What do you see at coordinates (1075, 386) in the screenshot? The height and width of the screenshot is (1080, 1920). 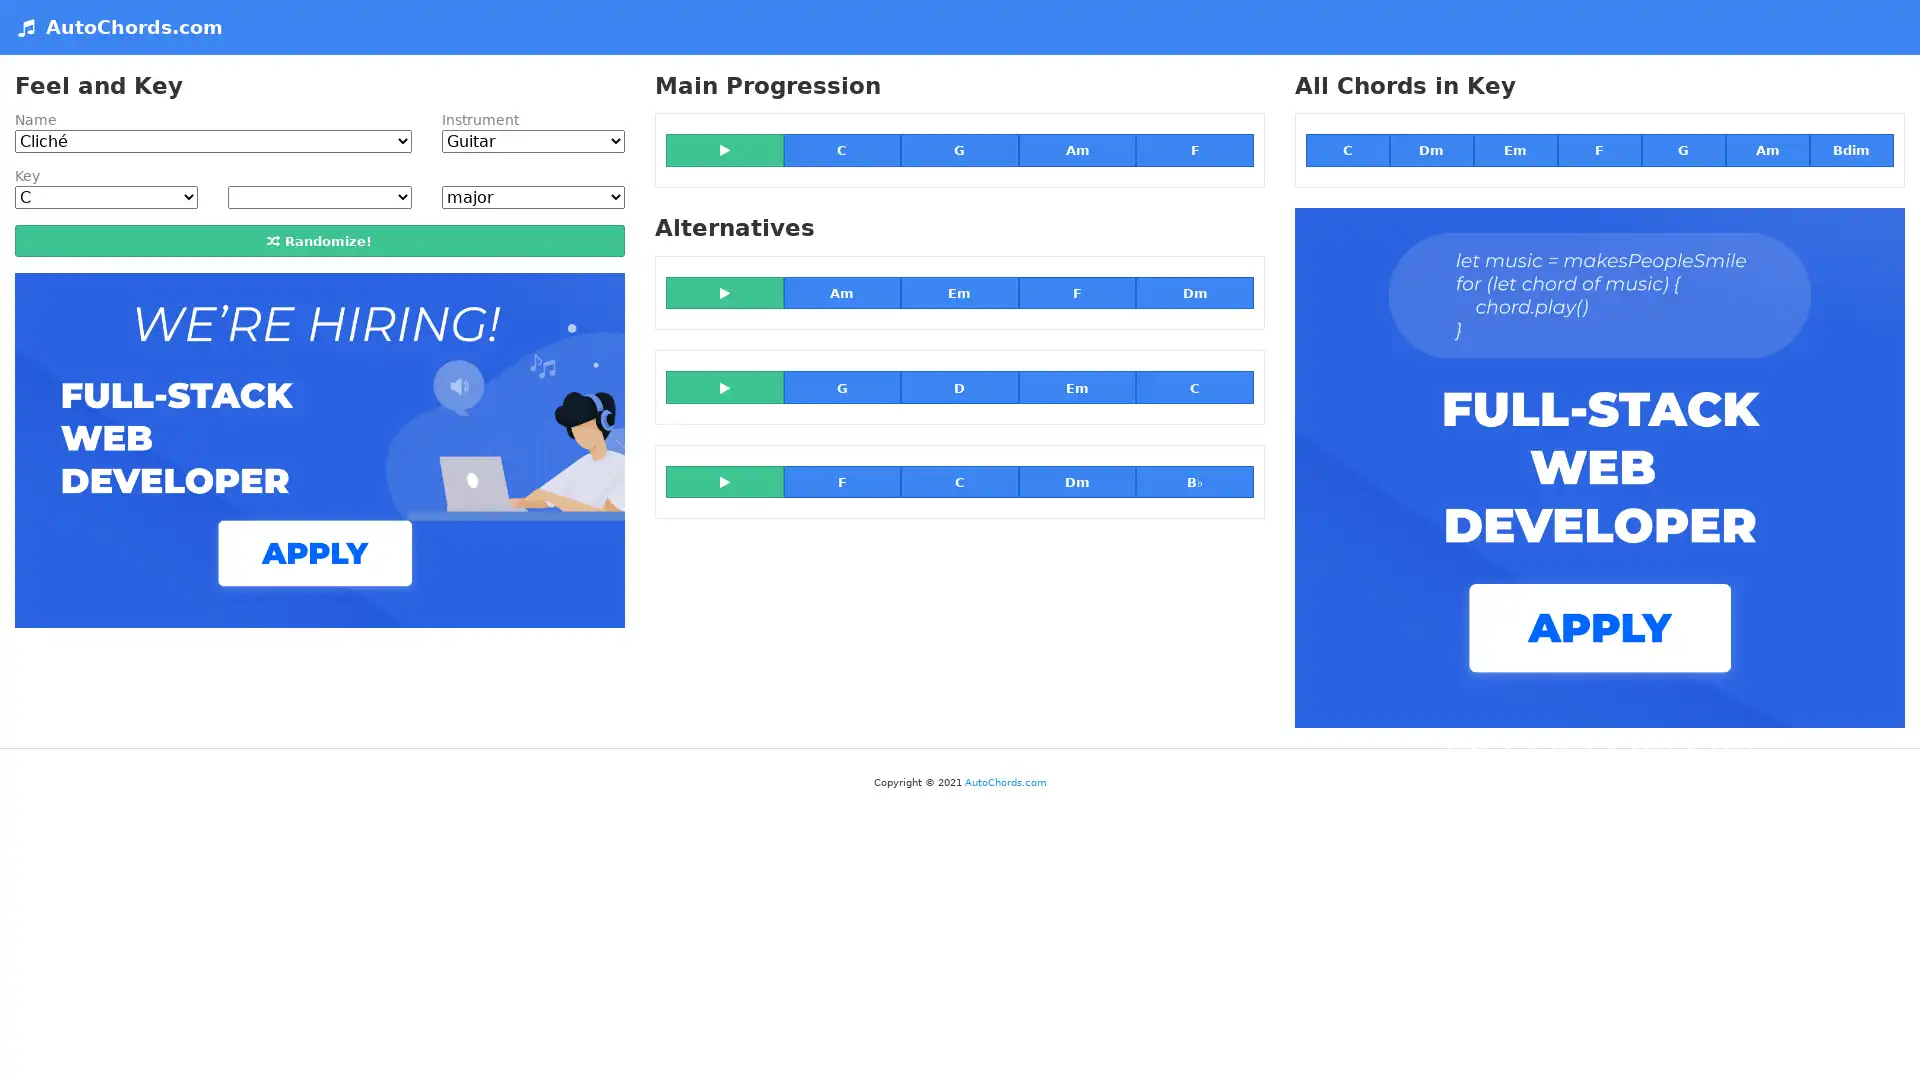 I see `Em` at bounding box center [1075, 386].